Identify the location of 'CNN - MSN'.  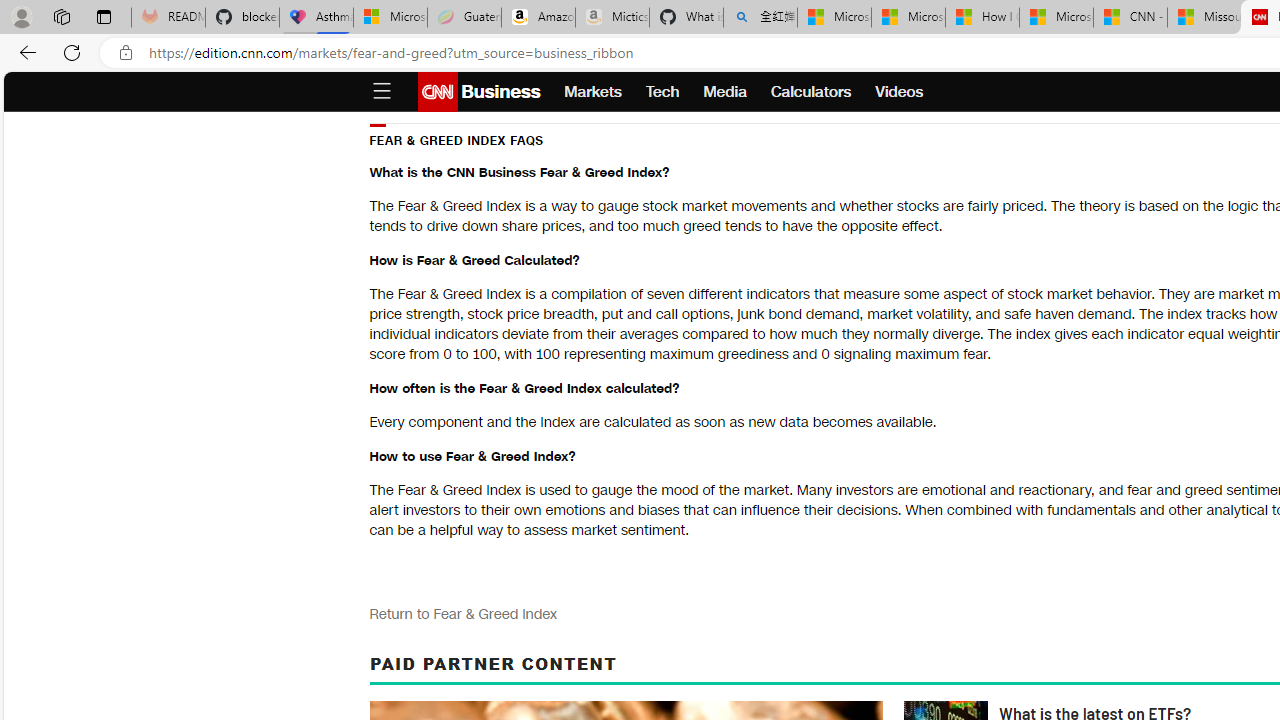
(1130, 17).